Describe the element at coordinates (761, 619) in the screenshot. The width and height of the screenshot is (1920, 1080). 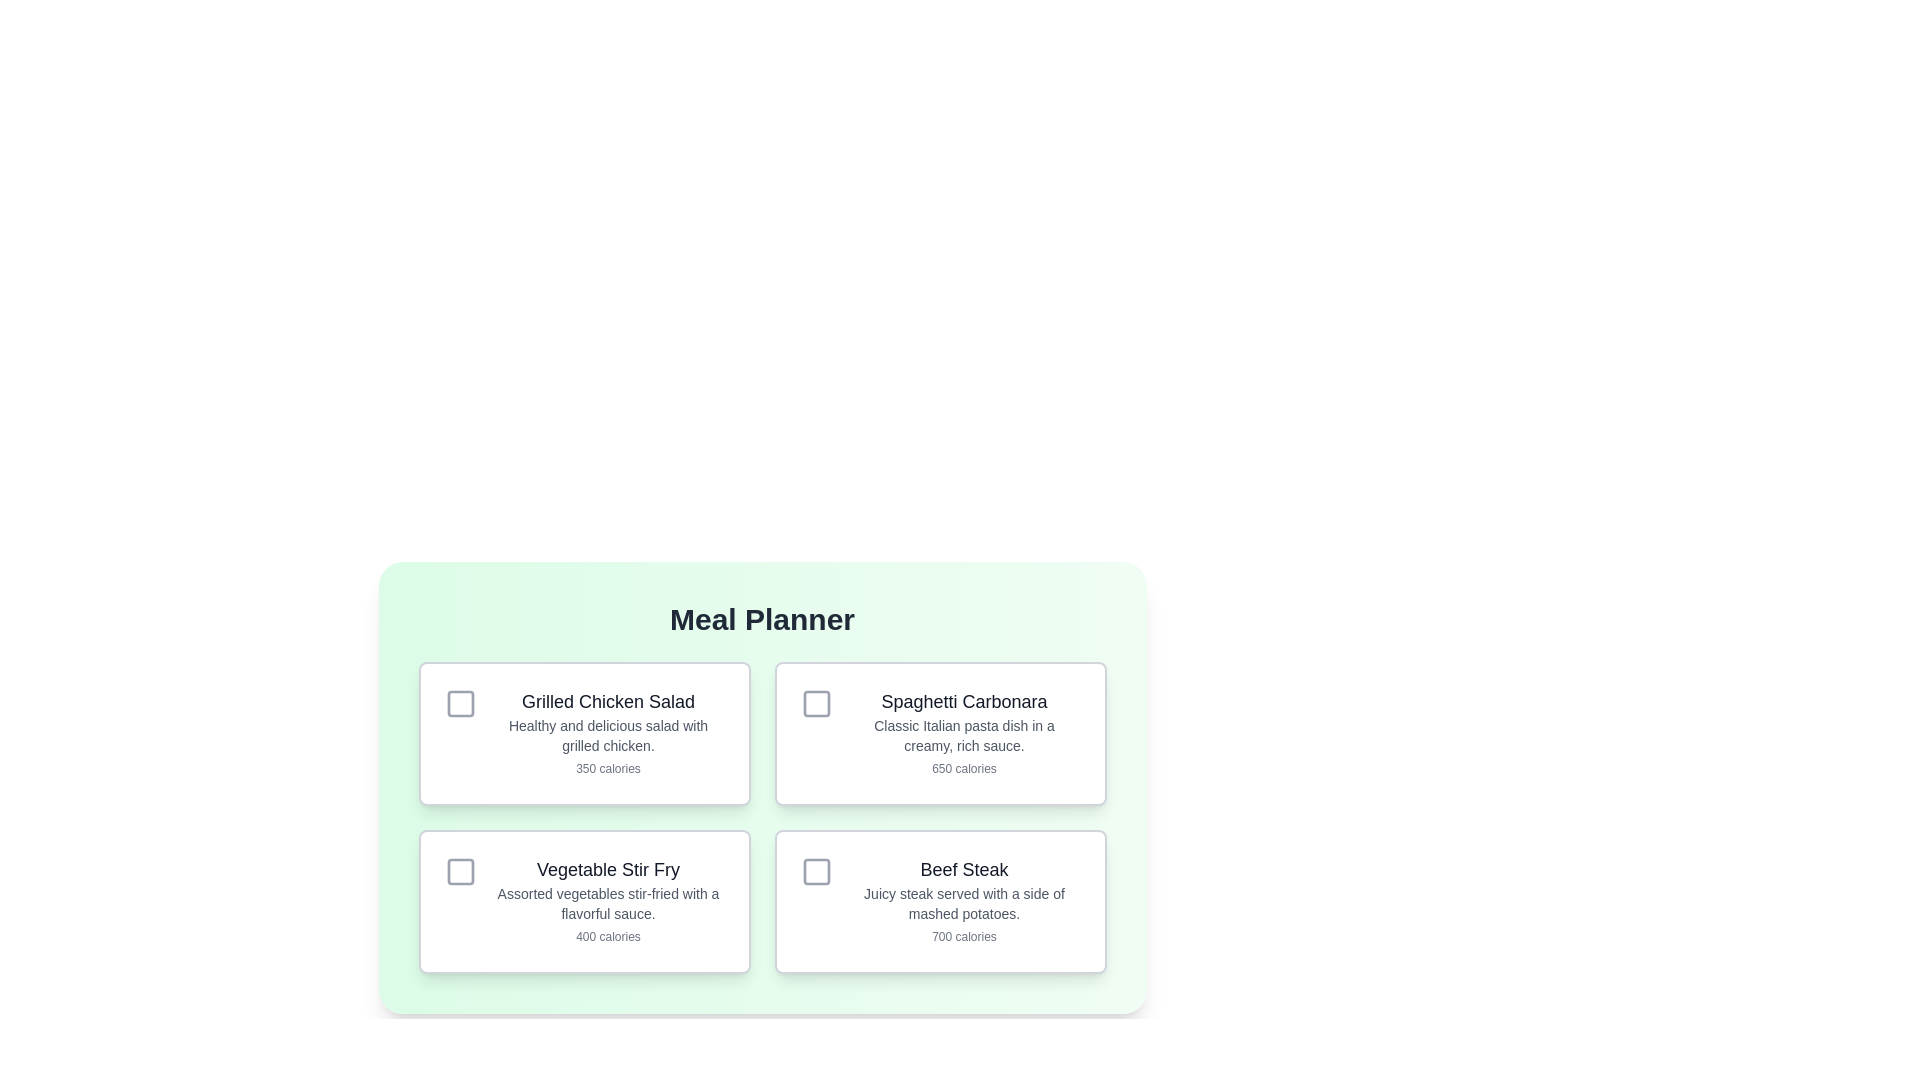
I see `prominent header text labeled 'Meal Planner' which is displayed in large, bold, dark-gray font at the top center of the meal options section` at that location.